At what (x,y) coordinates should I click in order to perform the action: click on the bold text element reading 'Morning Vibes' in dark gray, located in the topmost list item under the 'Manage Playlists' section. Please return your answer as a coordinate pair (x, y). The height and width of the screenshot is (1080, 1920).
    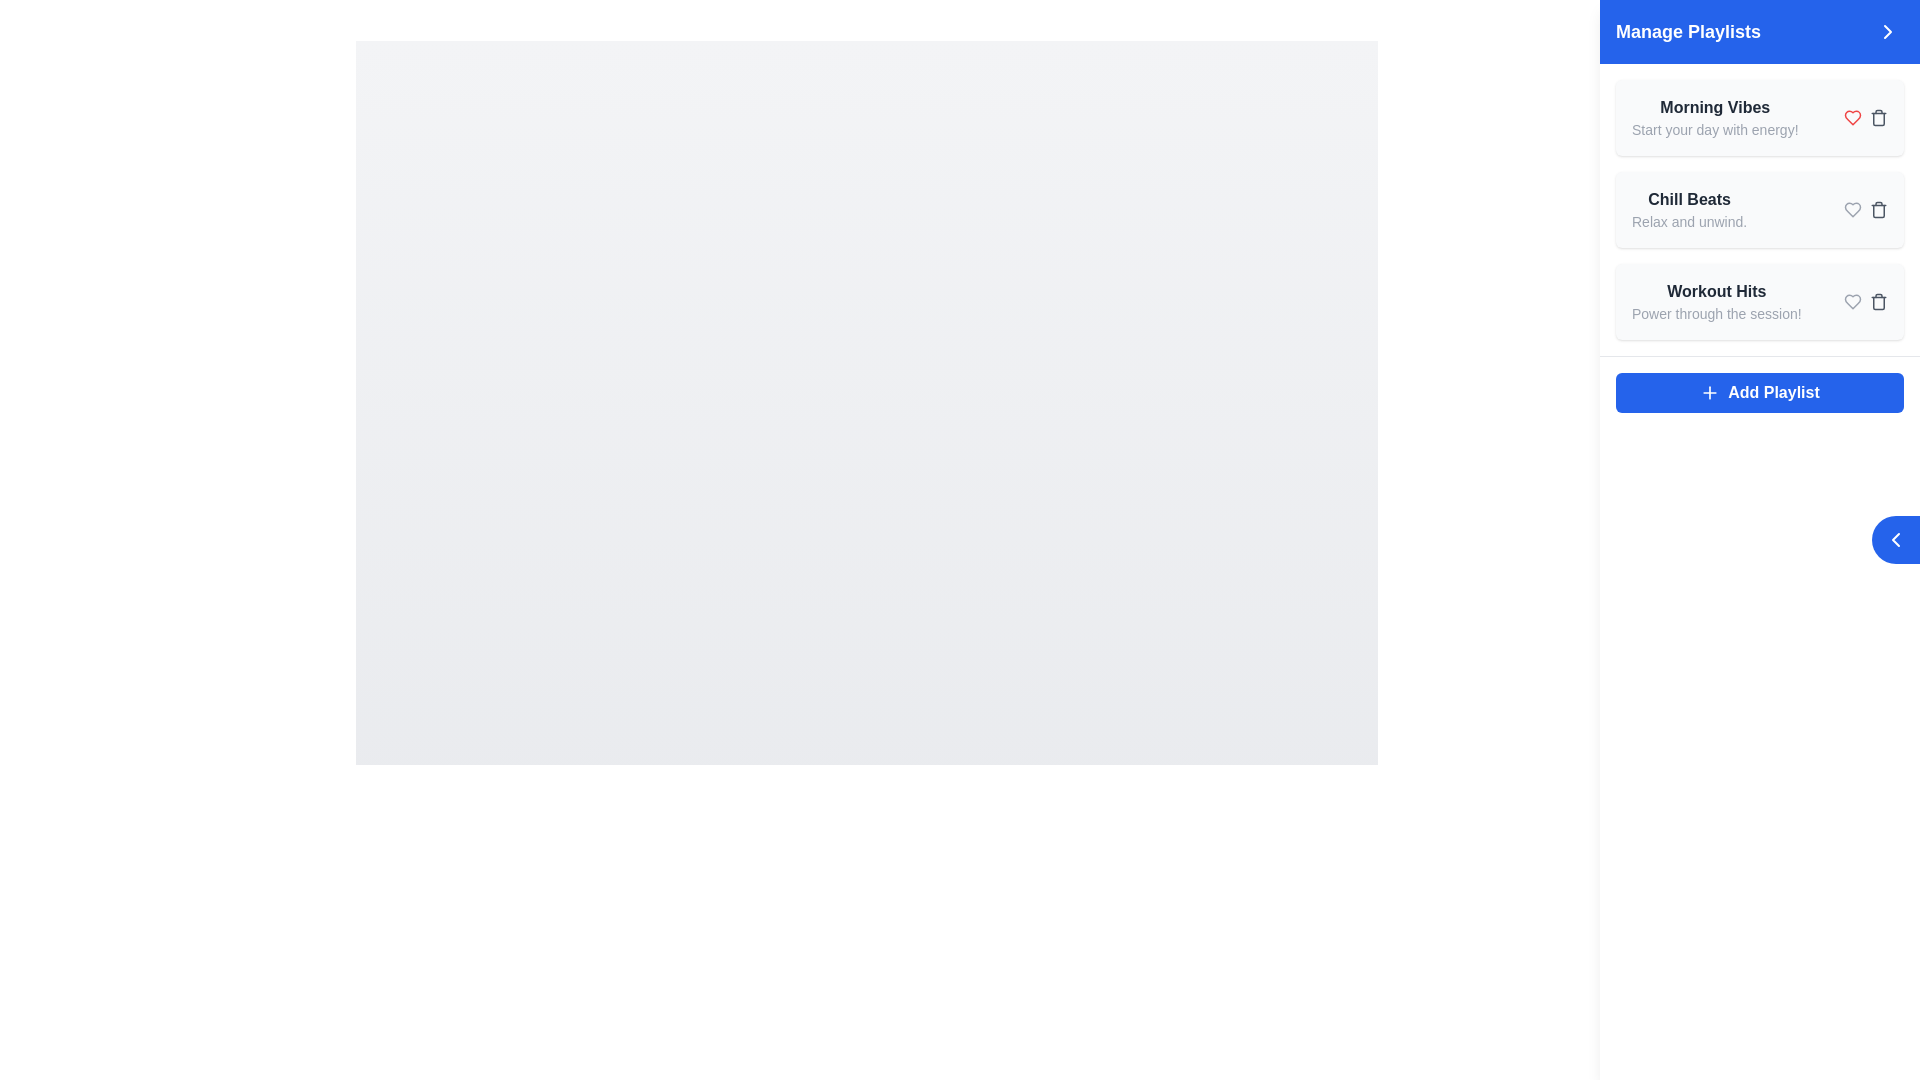
    Looking at the image, I should click on (1714, 108).